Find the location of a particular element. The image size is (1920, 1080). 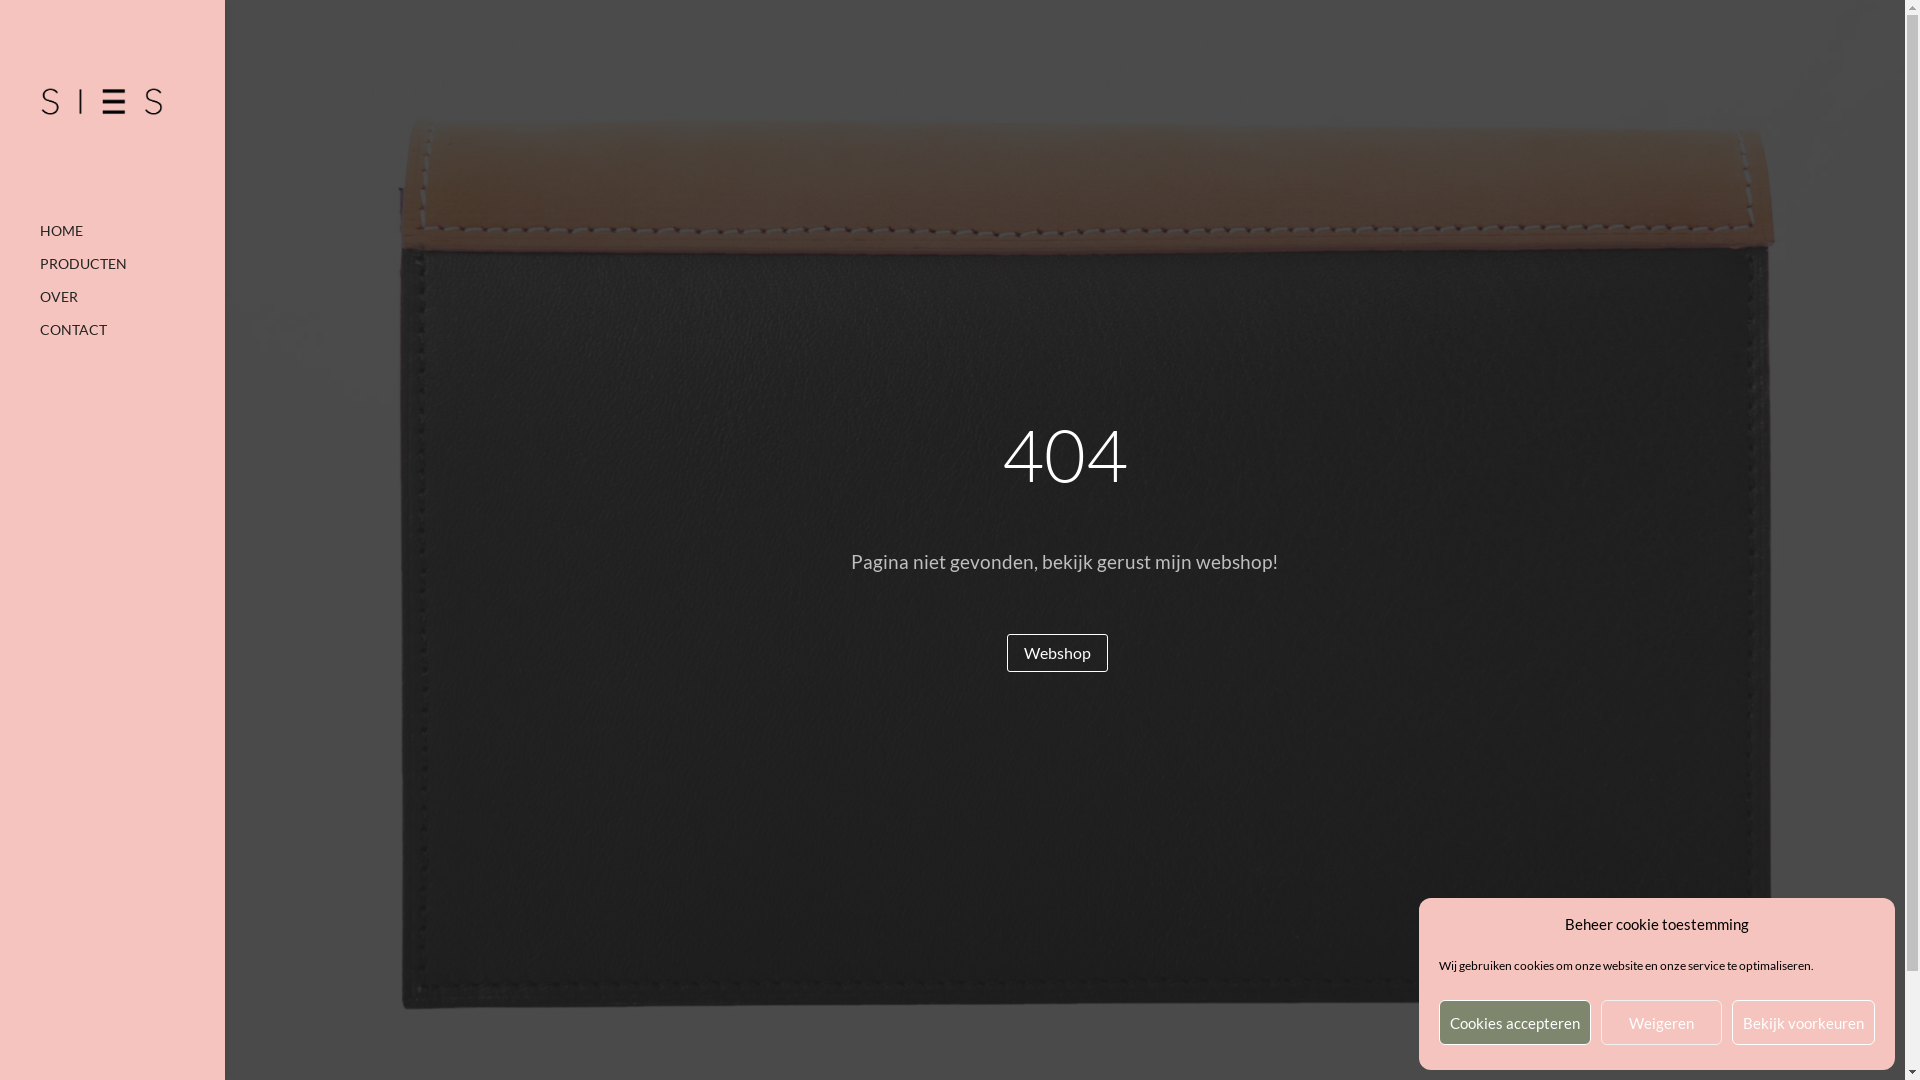

'Weigeren' is located at coordinates (1661, 1022).